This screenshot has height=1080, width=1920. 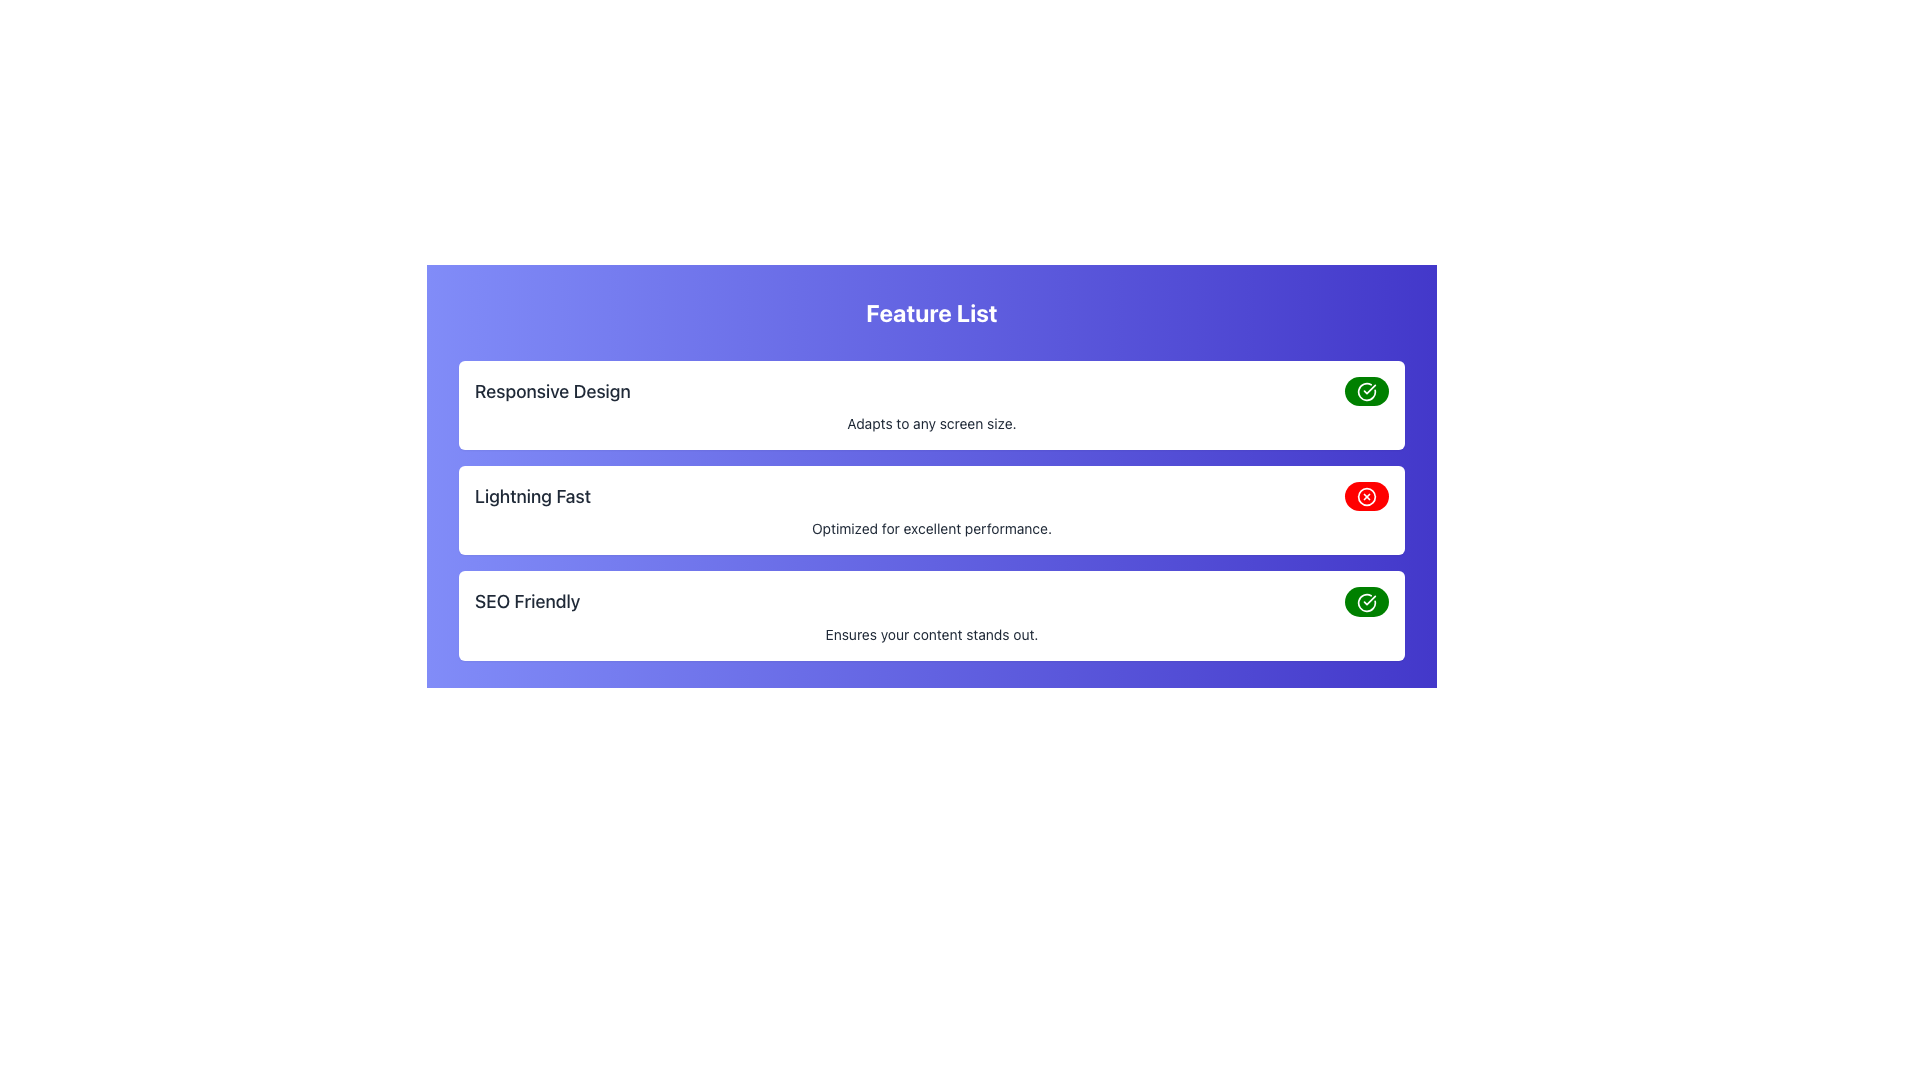 What do you see at coordinates (930, 600) in the screenshot?
I see `the feature status` at bounding box center [930, 600].